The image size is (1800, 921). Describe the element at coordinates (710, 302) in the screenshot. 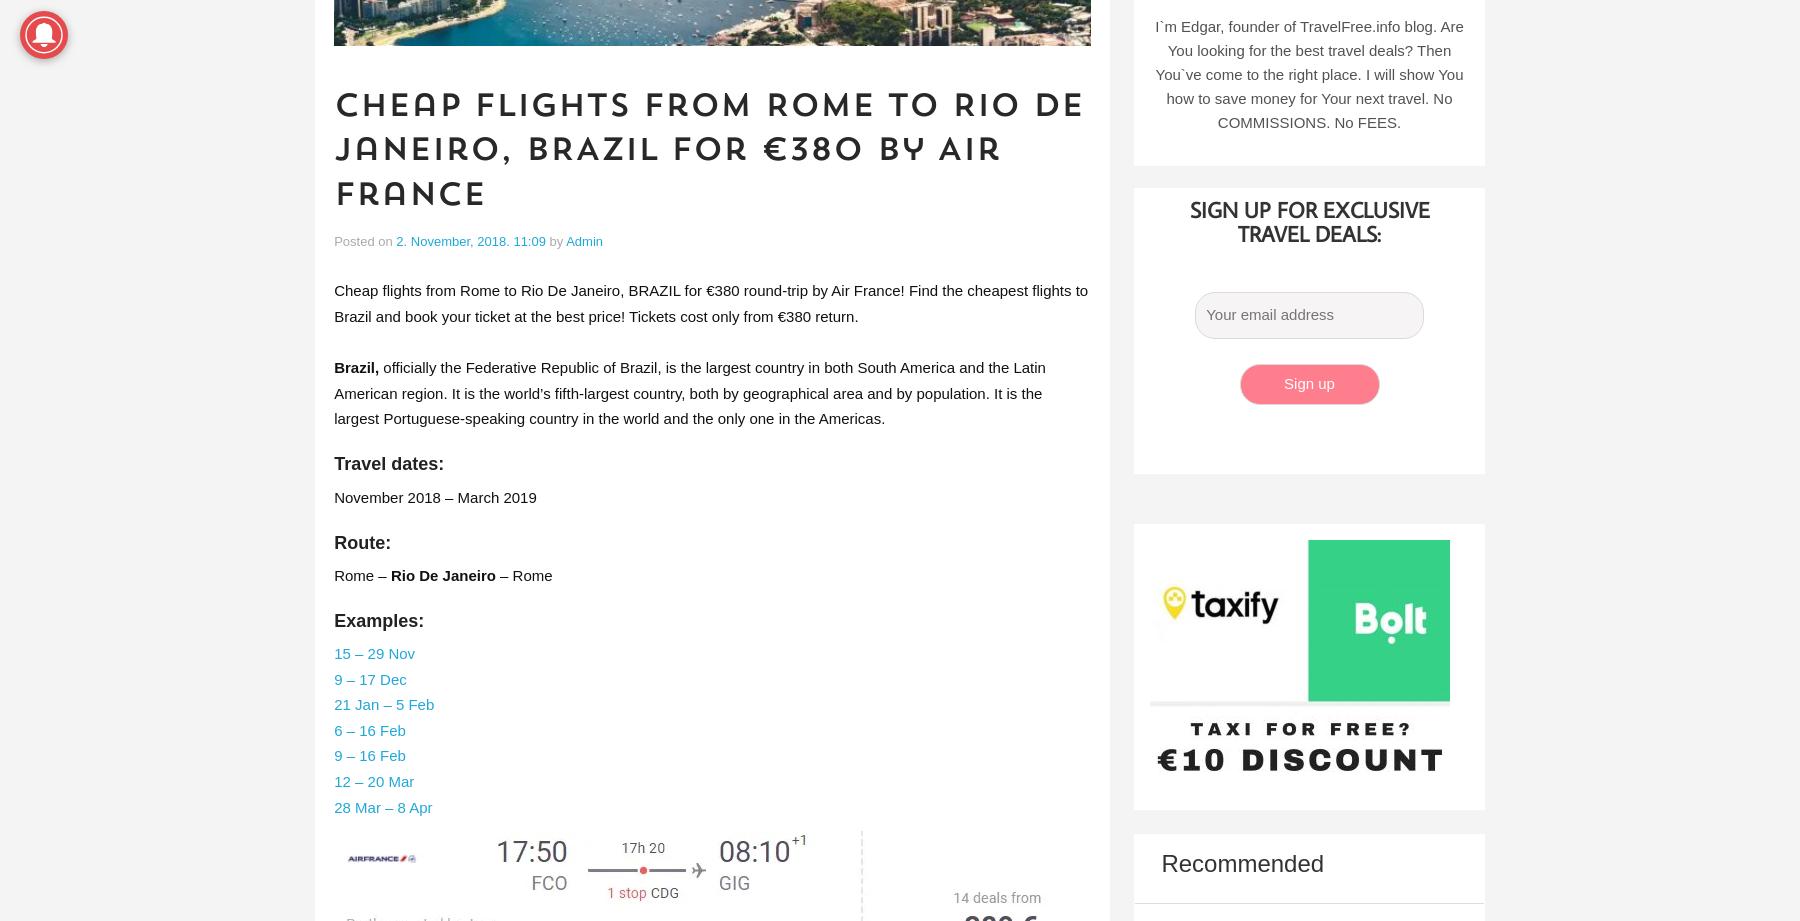

I see `'Cheap flights from Rome to Rio De Janeiro, BRAZIL for €380 round-trip by Air France! Find the cheapest flights to Brazil and book your ticket at the best price! Tickets cost only from €380 return.'` at that location.